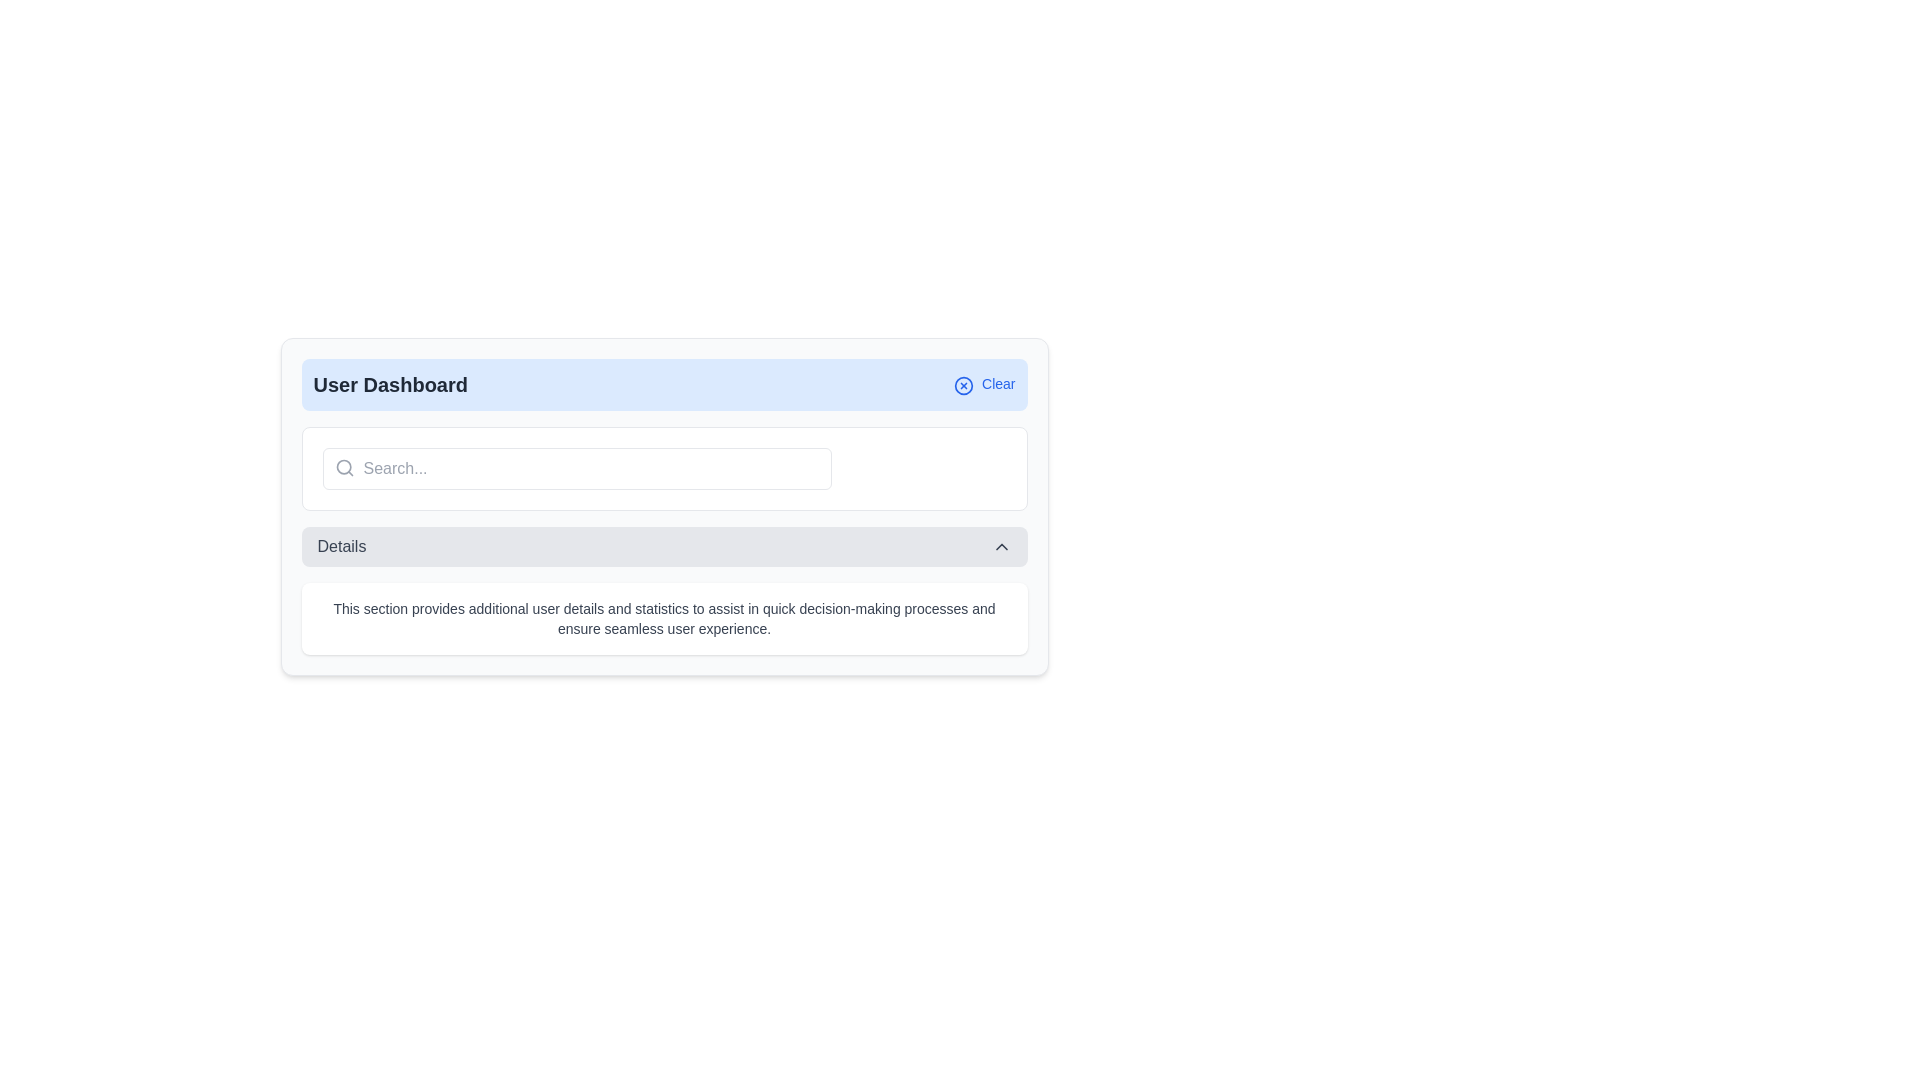 The height and width of the screenshot is (1080, 1920). Describe the element at coordinates (664, 547) in the screenshot. I see `the toggle button located below the search bar that expands or collapses additional information` at that location.